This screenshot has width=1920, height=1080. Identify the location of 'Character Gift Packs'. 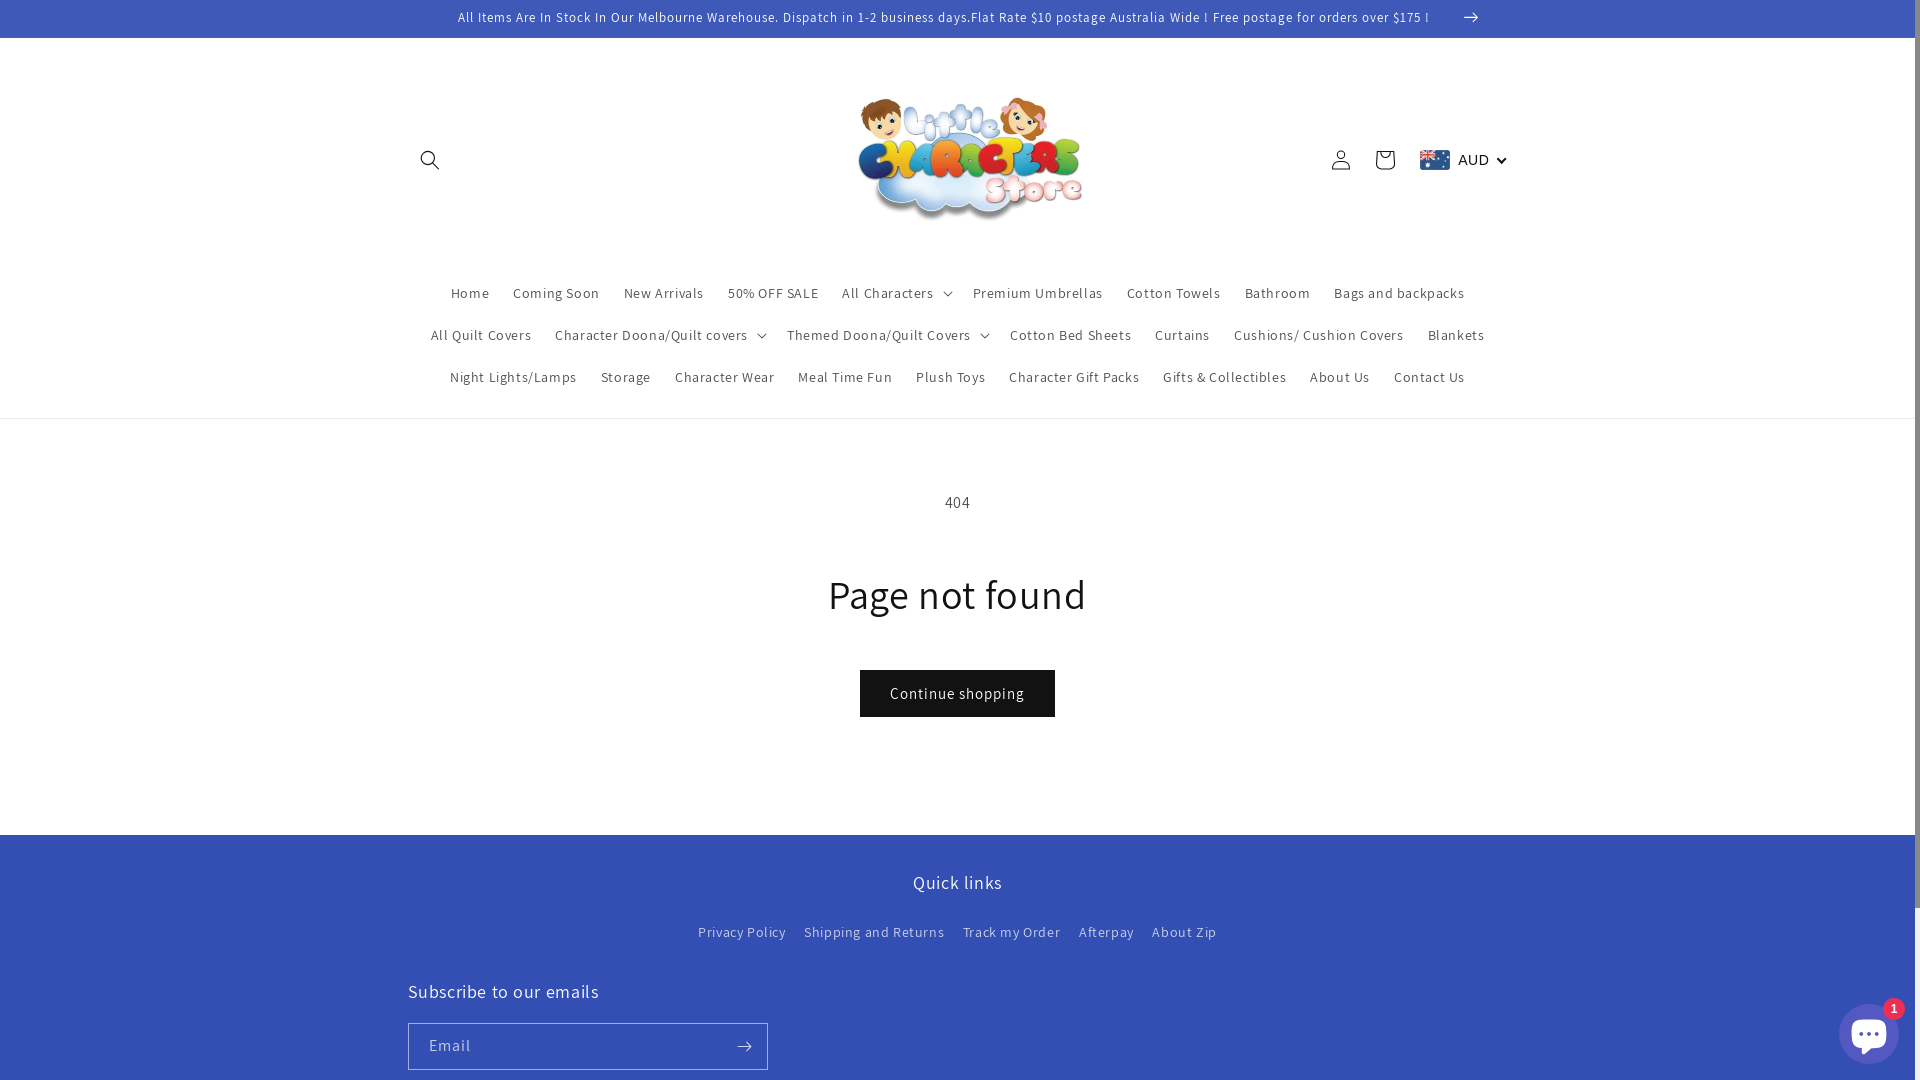
(1073, 377).